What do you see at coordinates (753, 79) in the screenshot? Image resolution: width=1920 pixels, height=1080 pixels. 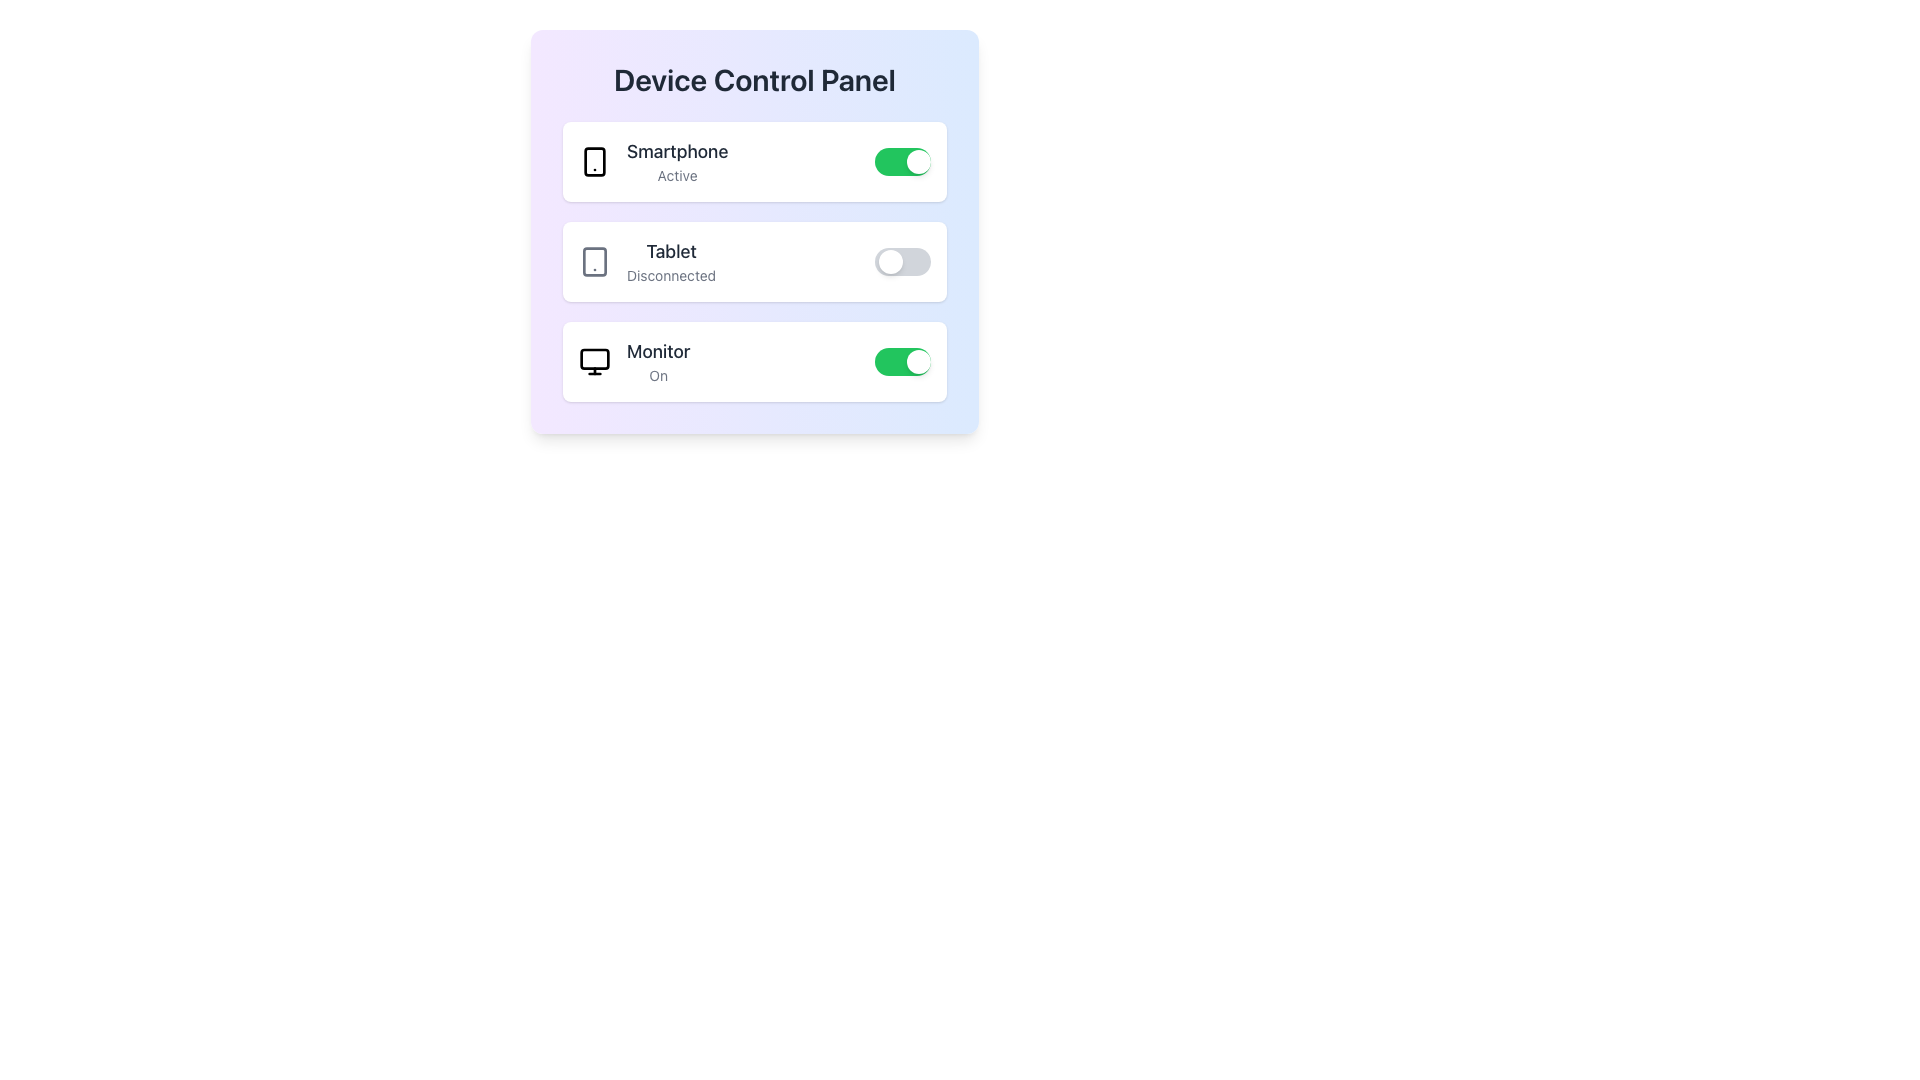 I see `the descriptive title text label at the top of the device control panel, which indicates the purpose of the interface` at bounding box center [753, 79].